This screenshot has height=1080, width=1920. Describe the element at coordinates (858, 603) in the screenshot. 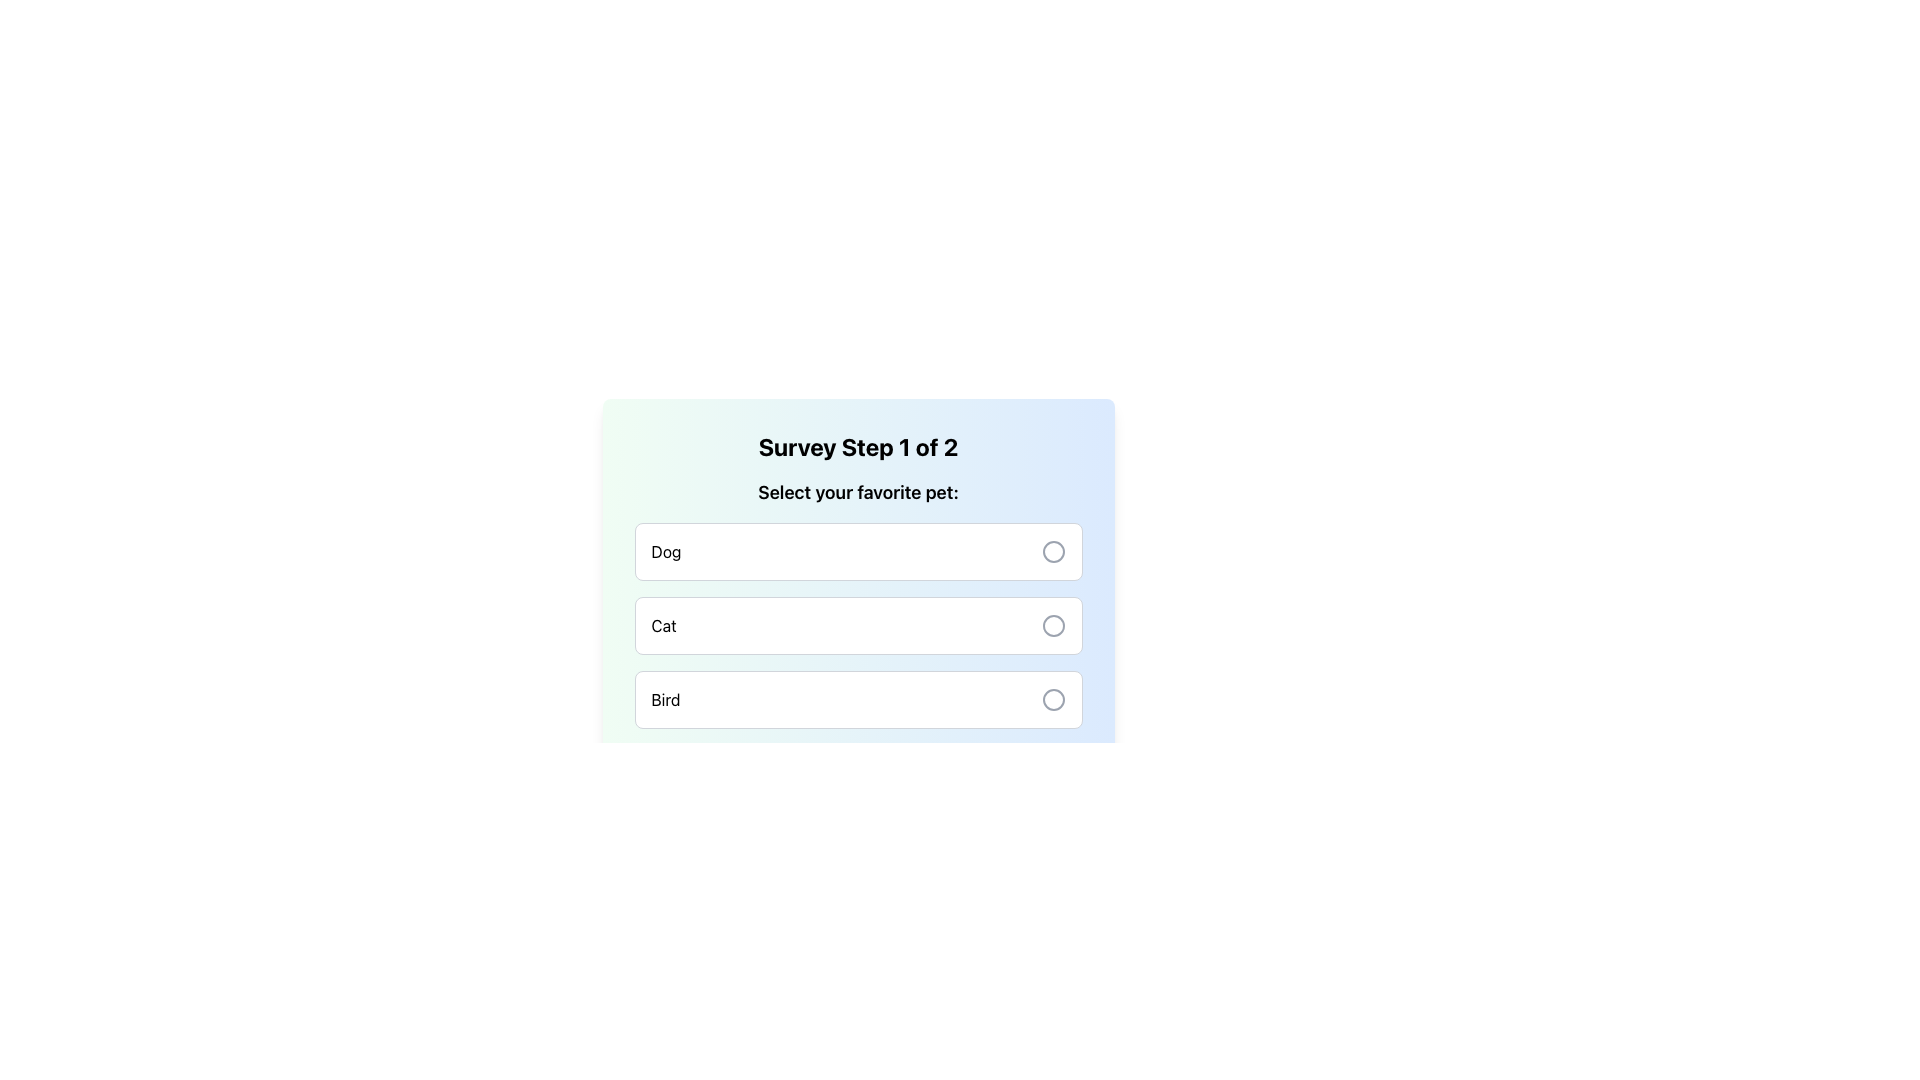

I see `provided options from the grouped selection component labeled 'Select your favorite pet: Dog Cat Bird', which includes three selectable options for pets` at that location.